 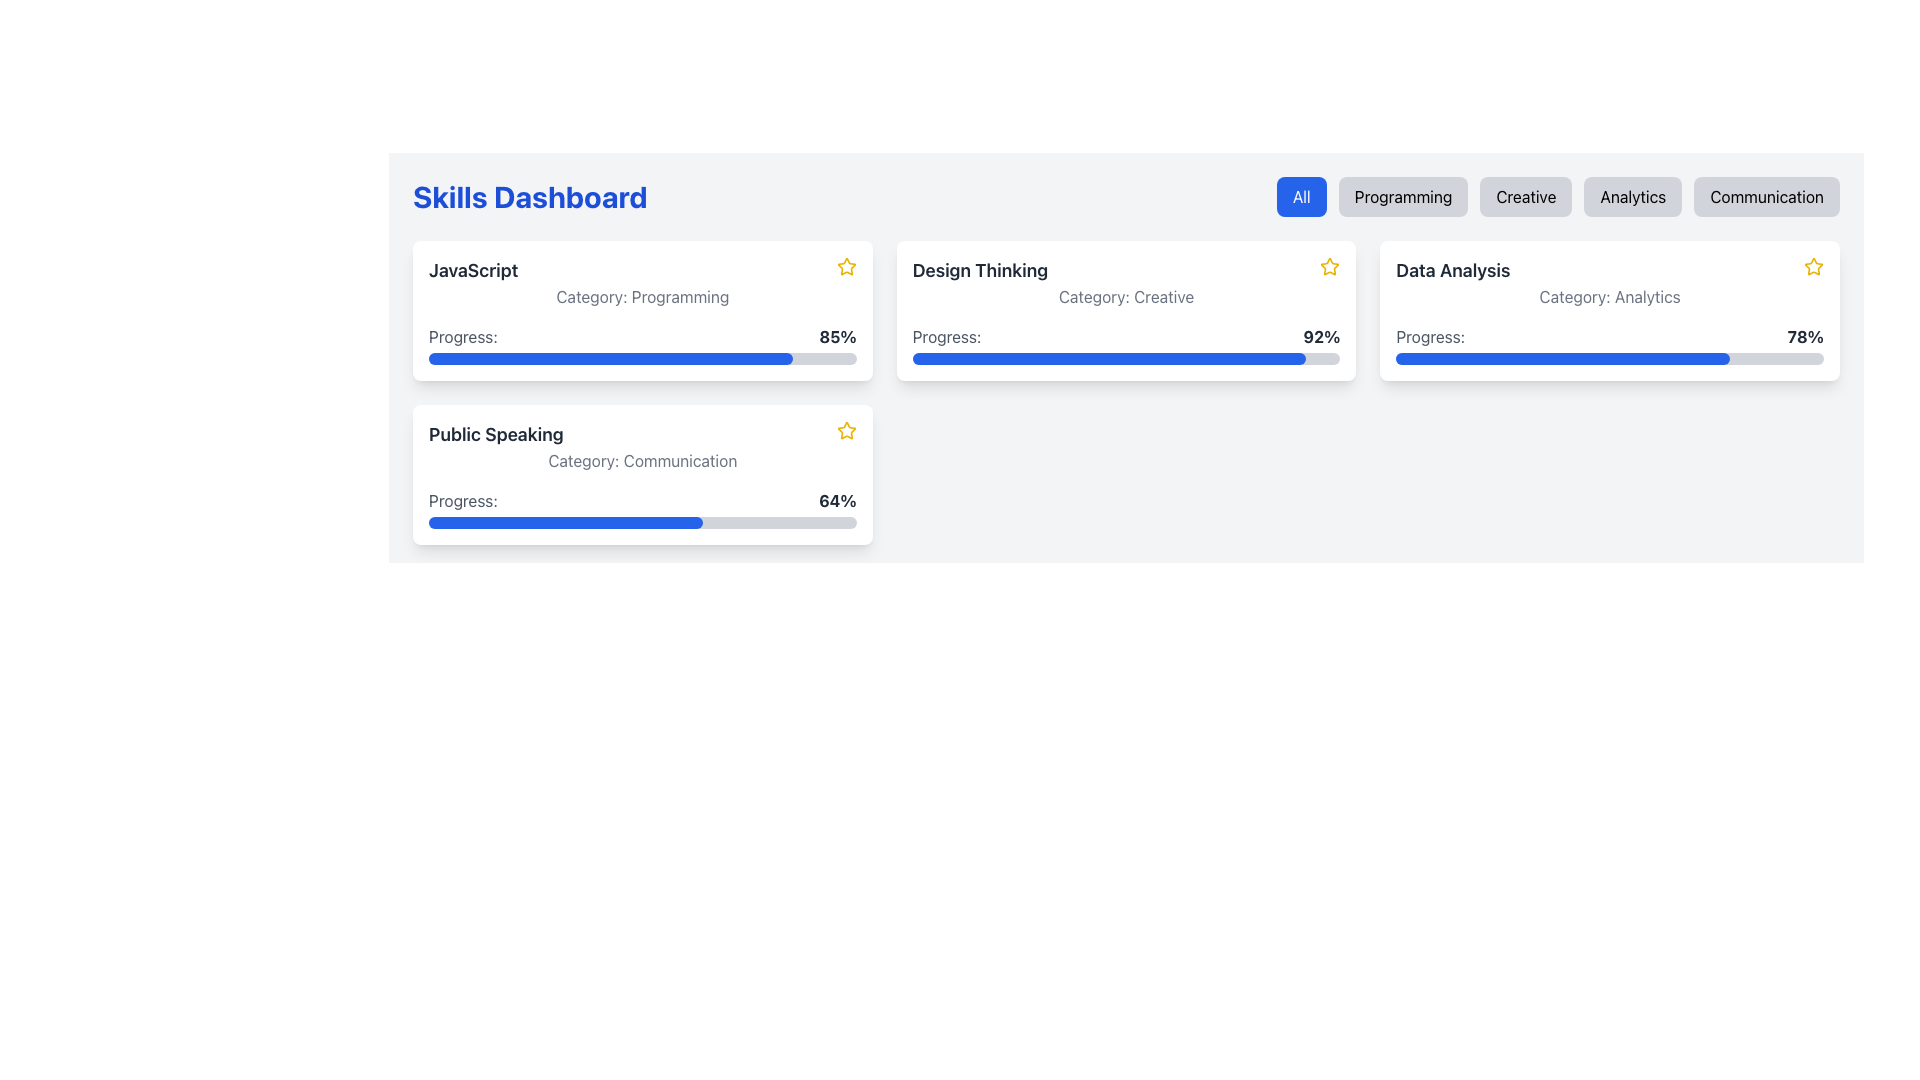 I want to click on the analytics filter button, which is the fourth button in a horizontal row of five buttons, located between the 'Creative' button on the left and the 'Communication' button on the right, so click(x=1633, y=196).